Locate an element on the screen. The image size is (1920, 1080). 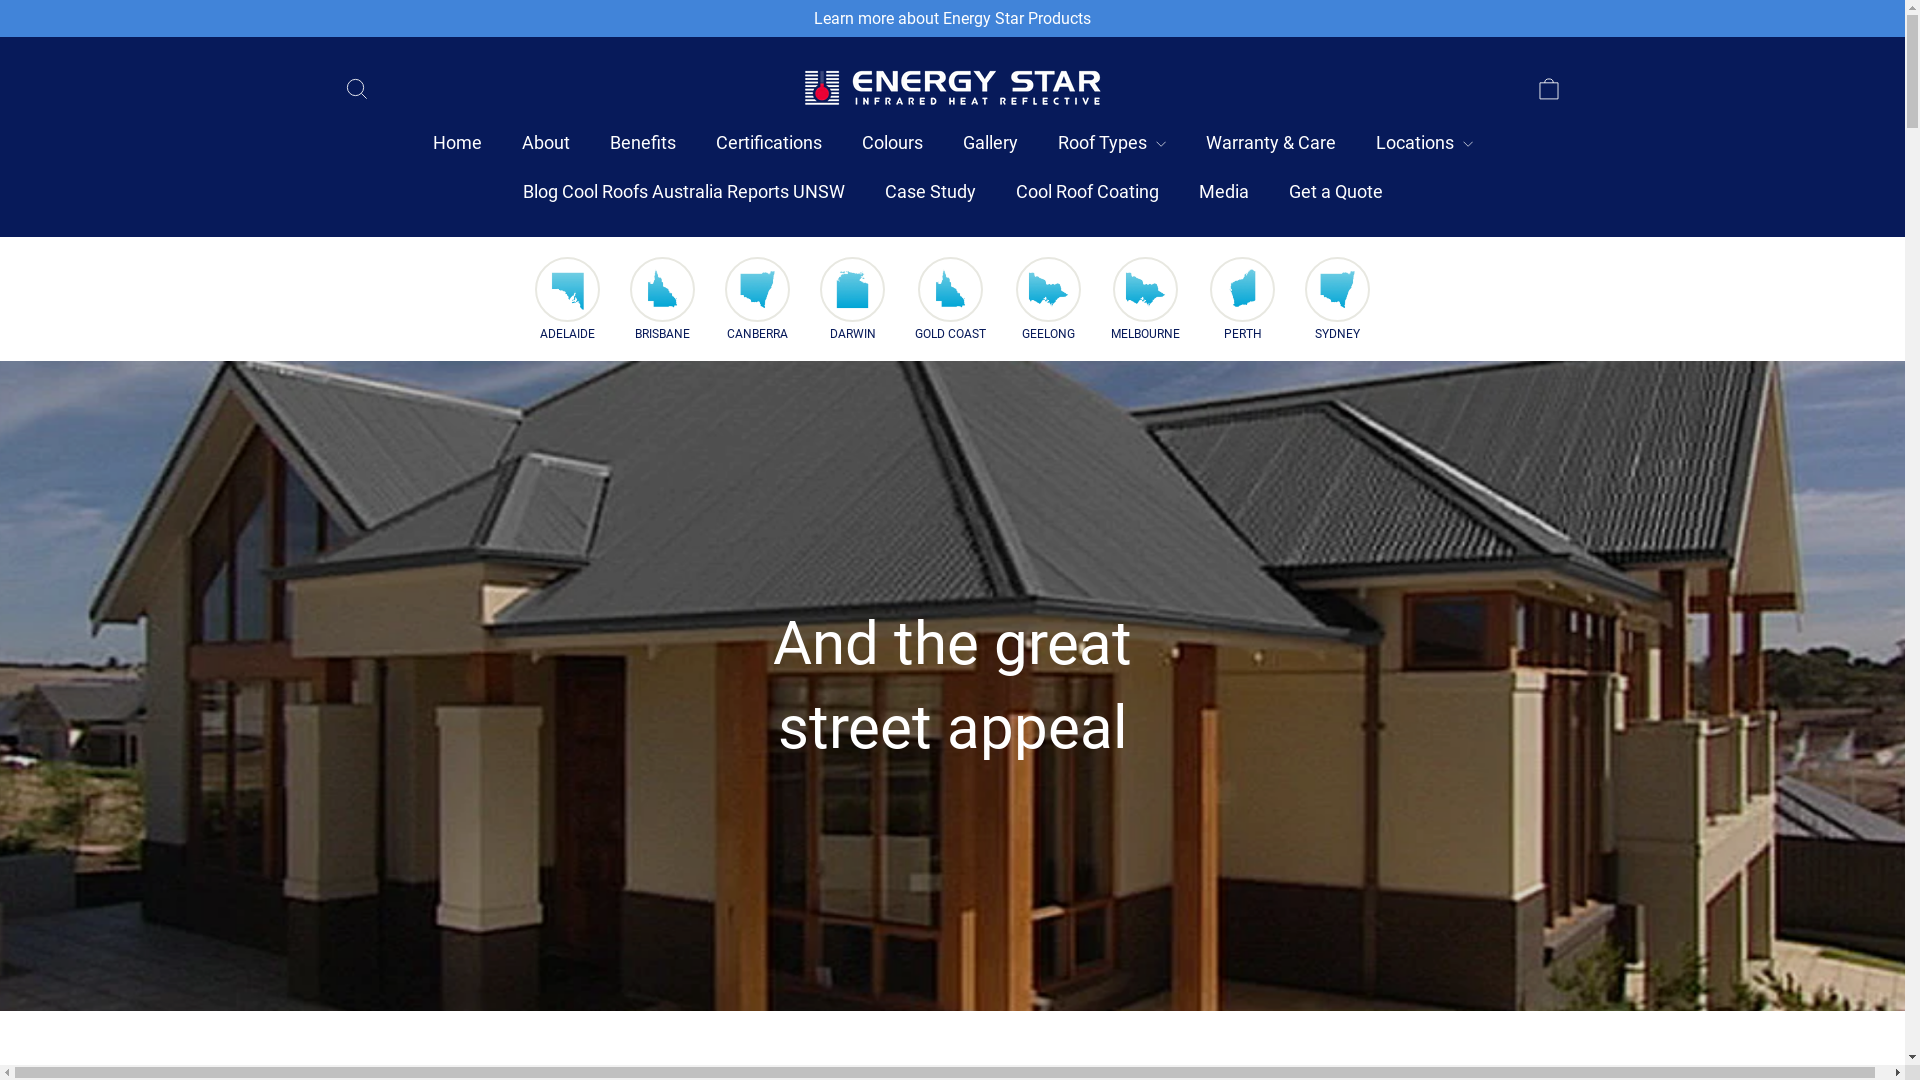
'Media' is located at coordinates (1177, 192).